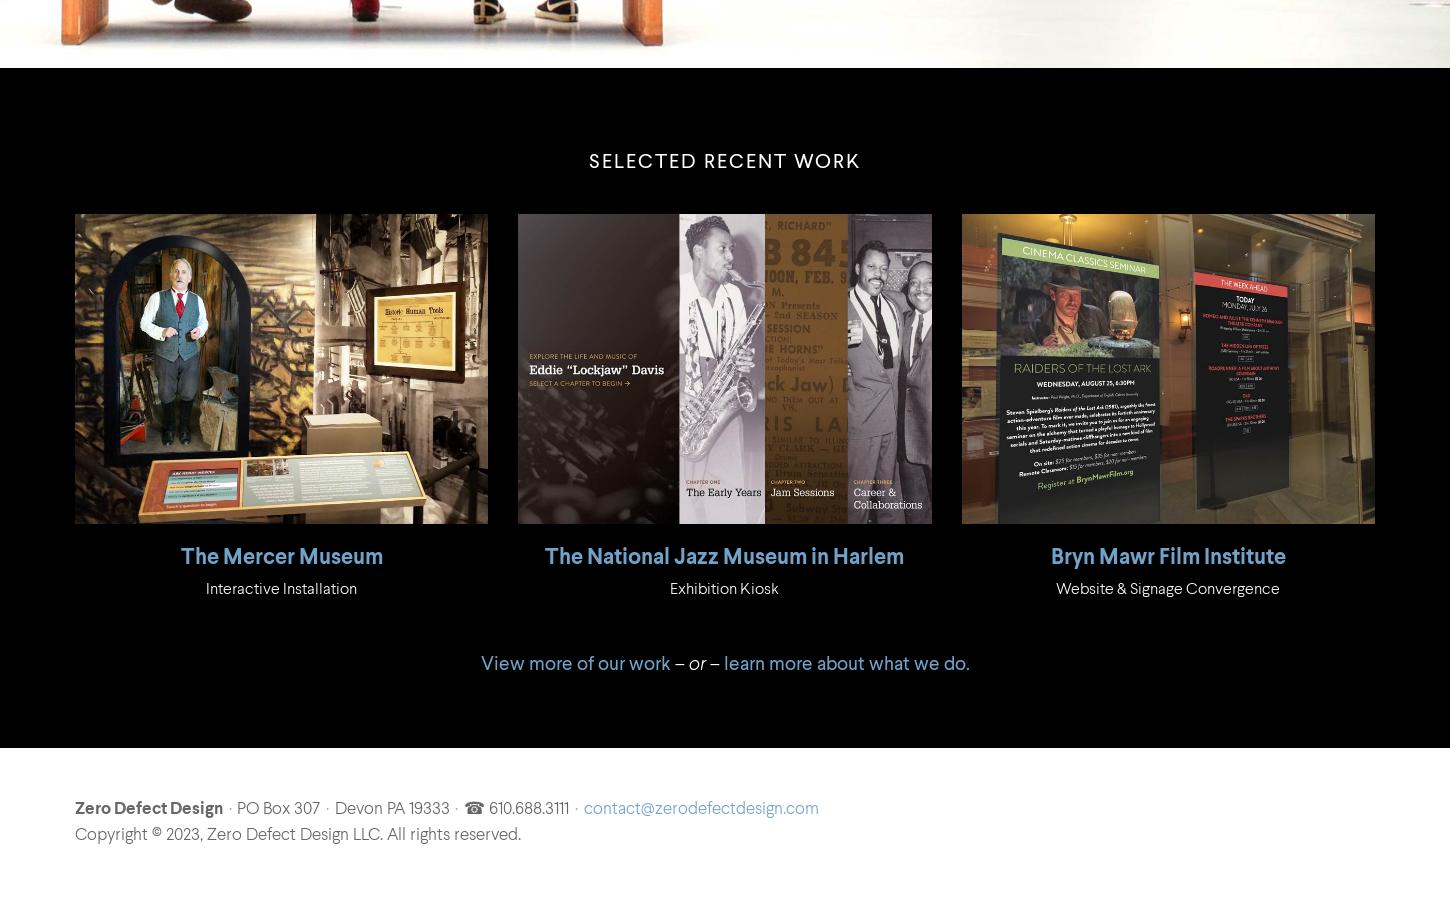 This screenshot has width=1450, height=899. Describe the element at coordinates (575, 662) in the screenshot. I see `'View more of our work'` at that location.